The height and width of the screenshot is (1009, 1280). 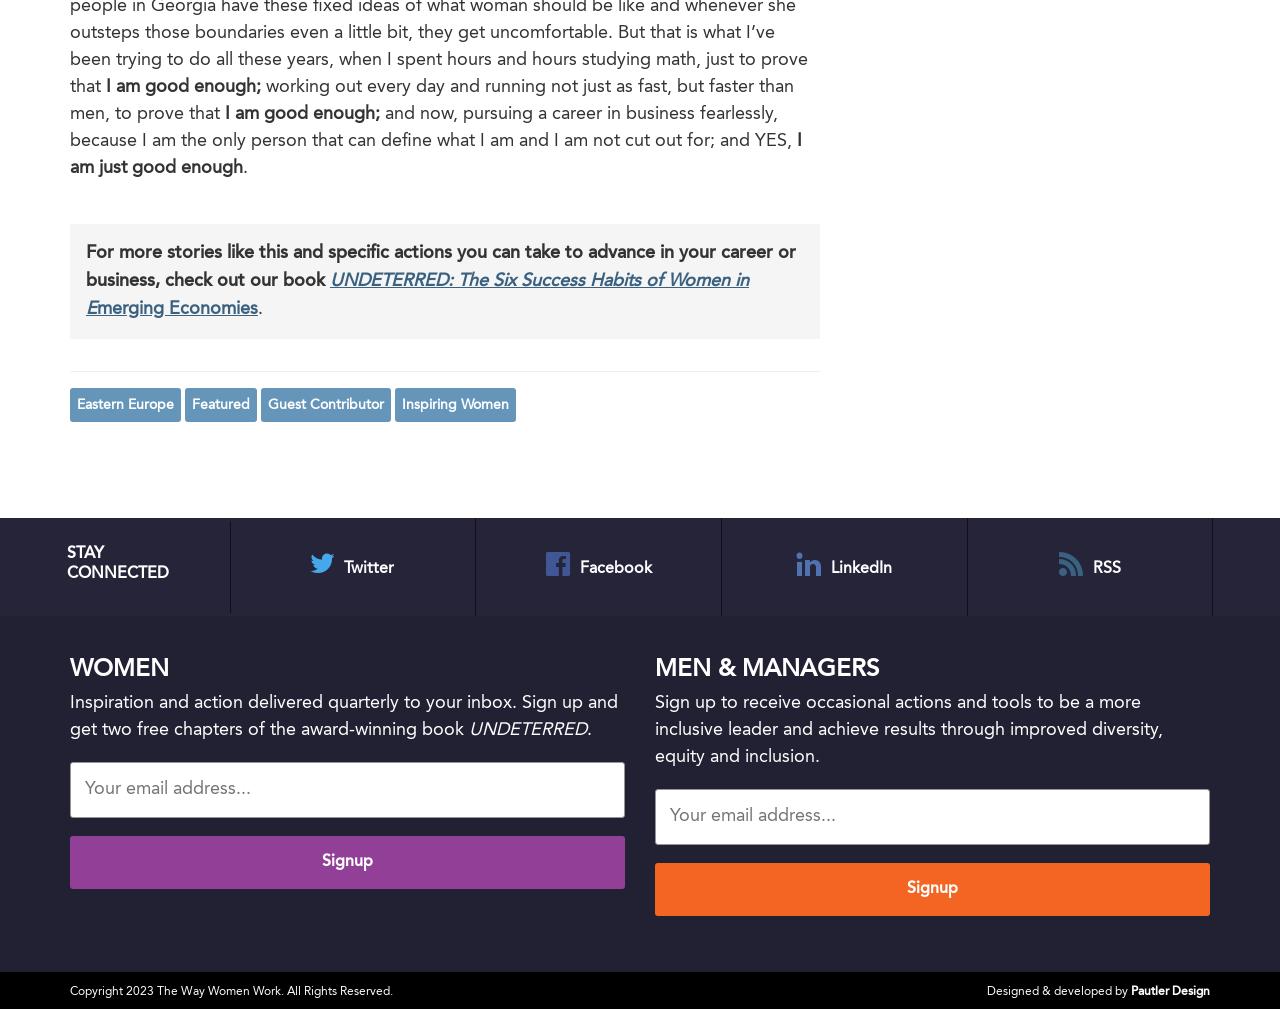 What do you see at coordinates (765, 669) in the screenshot?
I see `'Men & Managers'` at bounding box center [765, 669].